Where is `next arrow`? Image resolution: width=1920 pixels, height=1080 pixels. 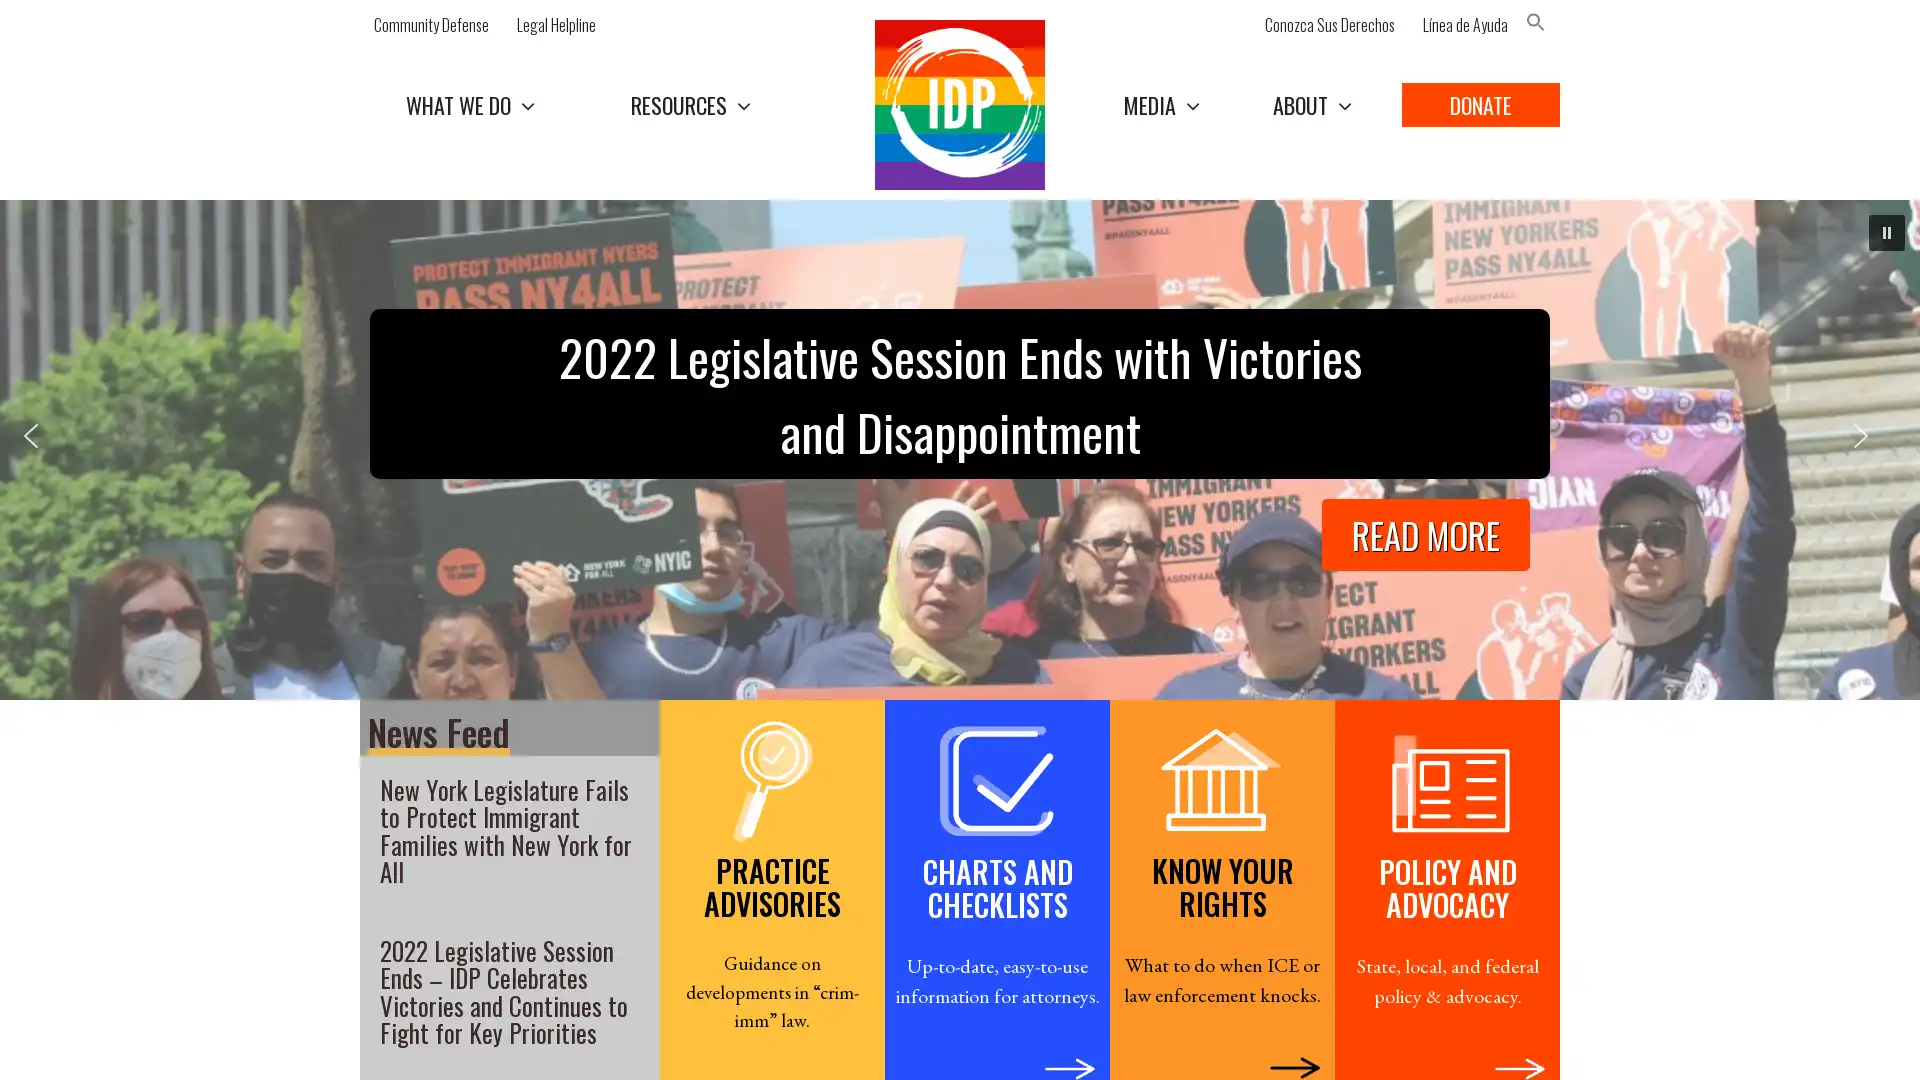 next arrow is located at coordinates (1874, 450).